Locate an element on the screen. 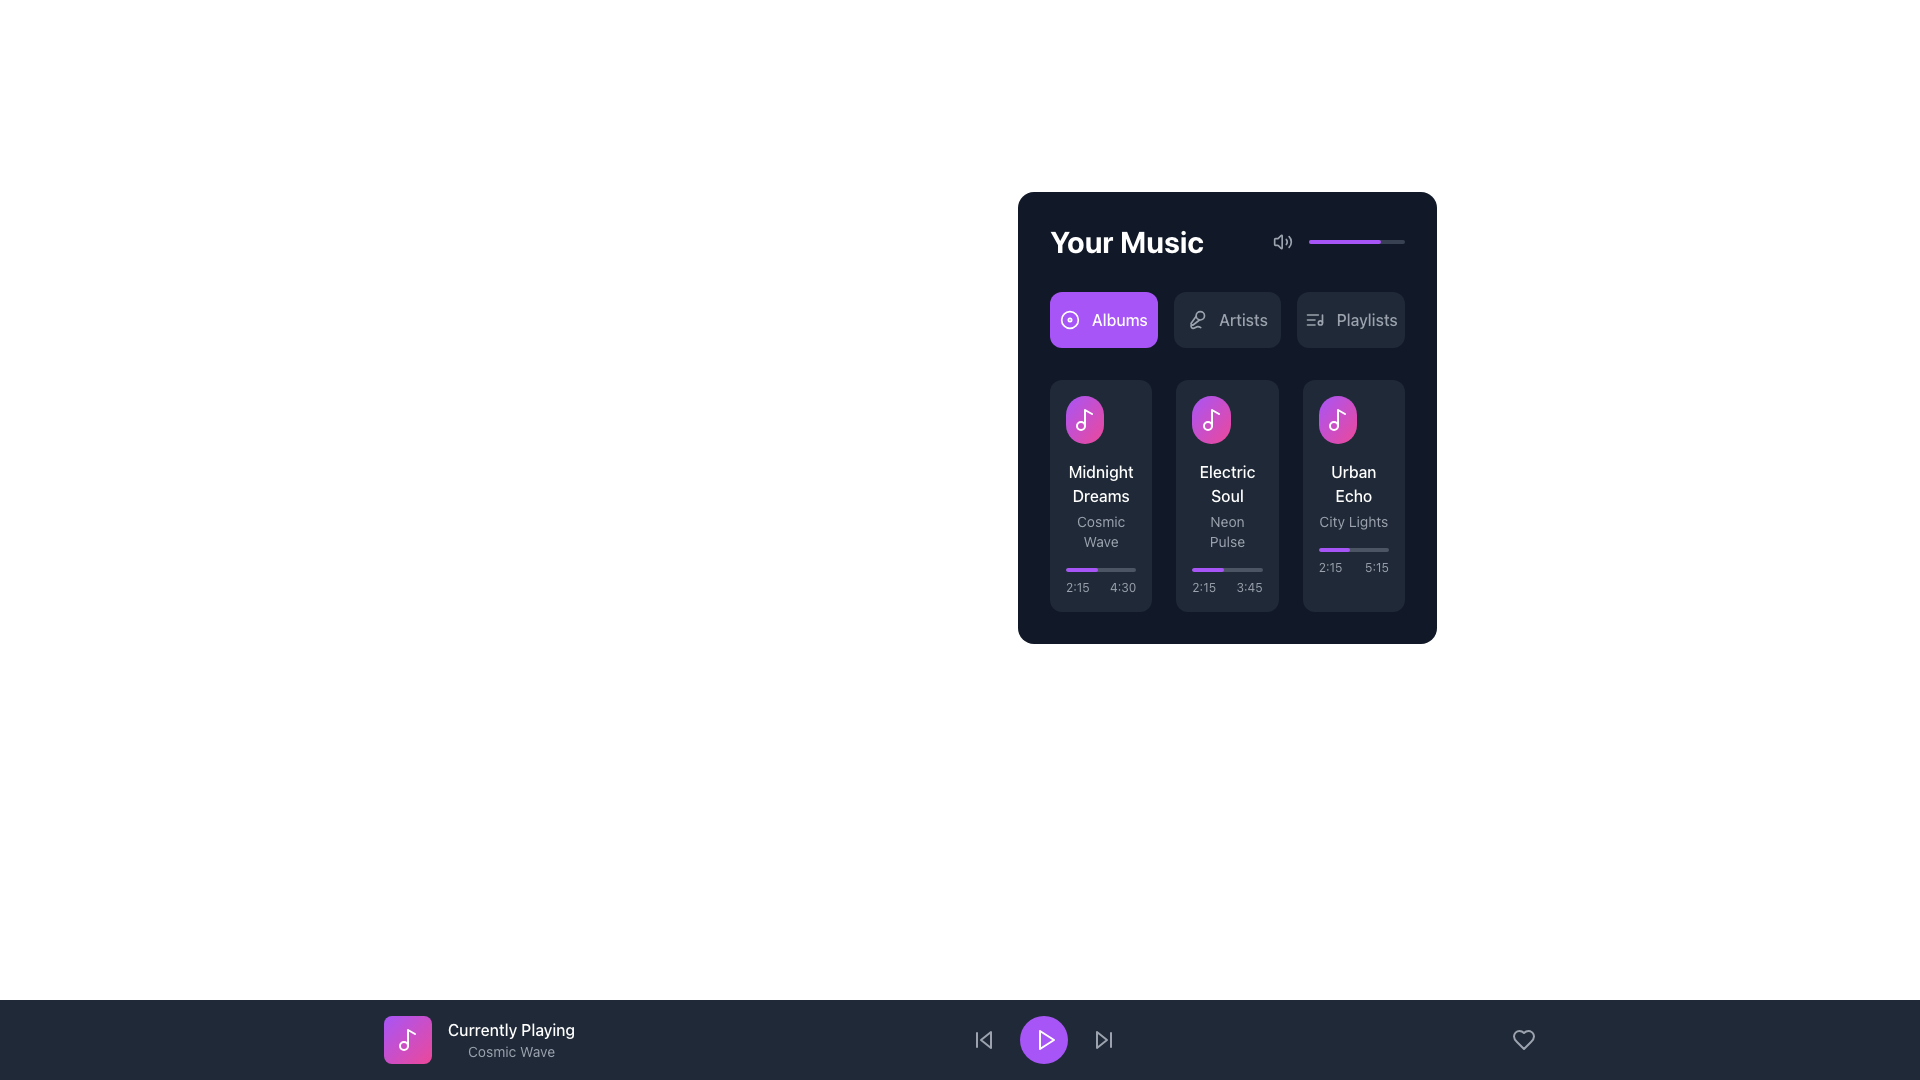 The height and width of the screenshot is (1080, 1920). the button representing the album or playlist labeled 'Electric Soul' in the 'Your Music' section, located in the second column of the music album cards is located at coordinates (1210, 419).